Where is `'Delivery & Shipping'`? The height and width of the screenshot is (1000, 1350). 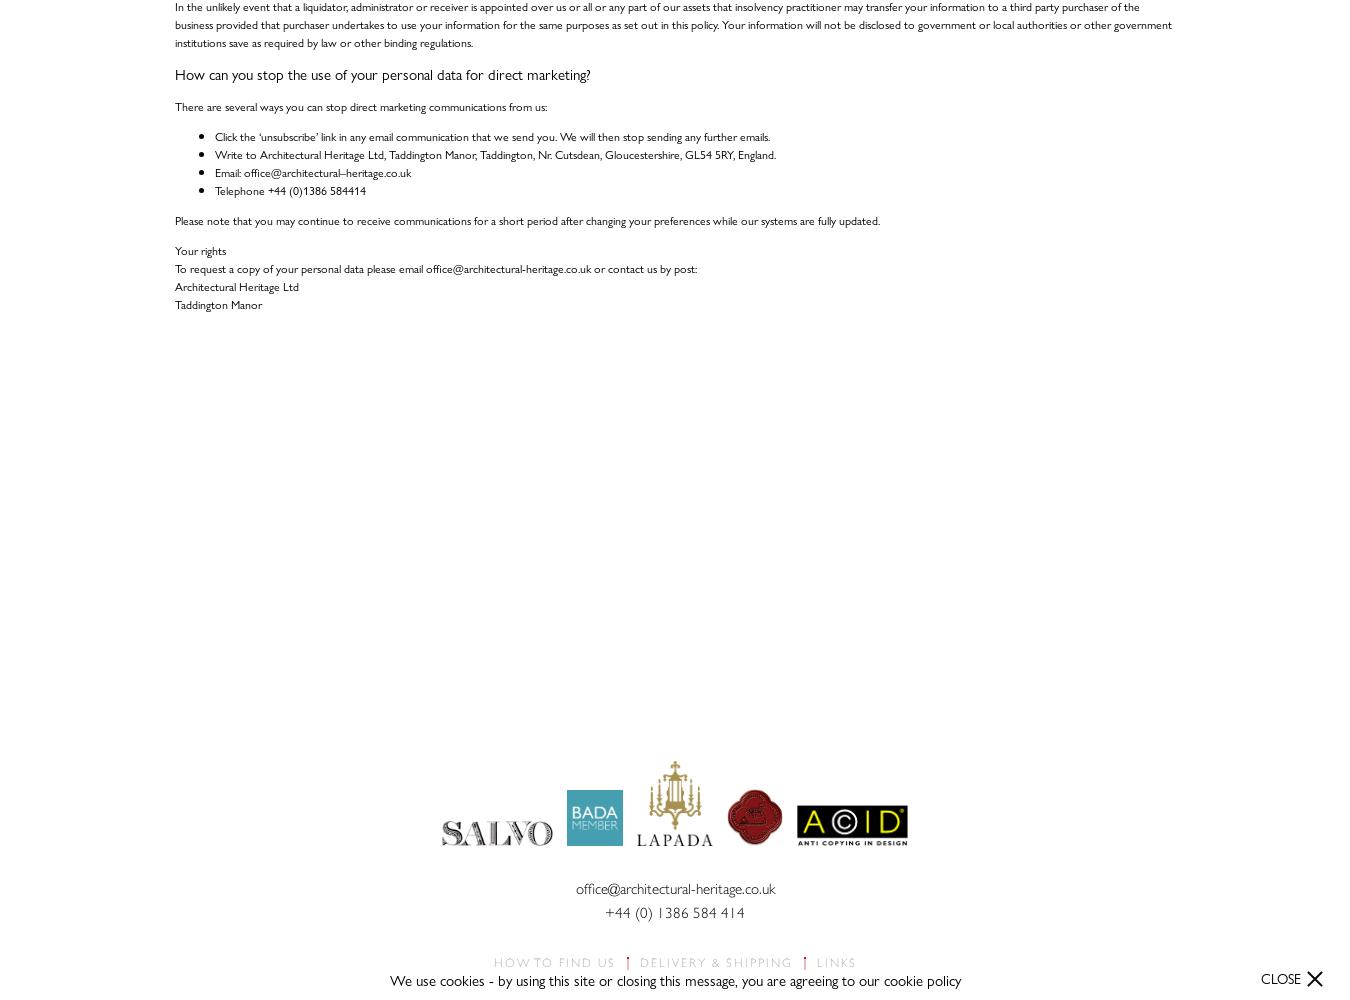 'Delivery & Shipping' is located at coordinates (714, 962).